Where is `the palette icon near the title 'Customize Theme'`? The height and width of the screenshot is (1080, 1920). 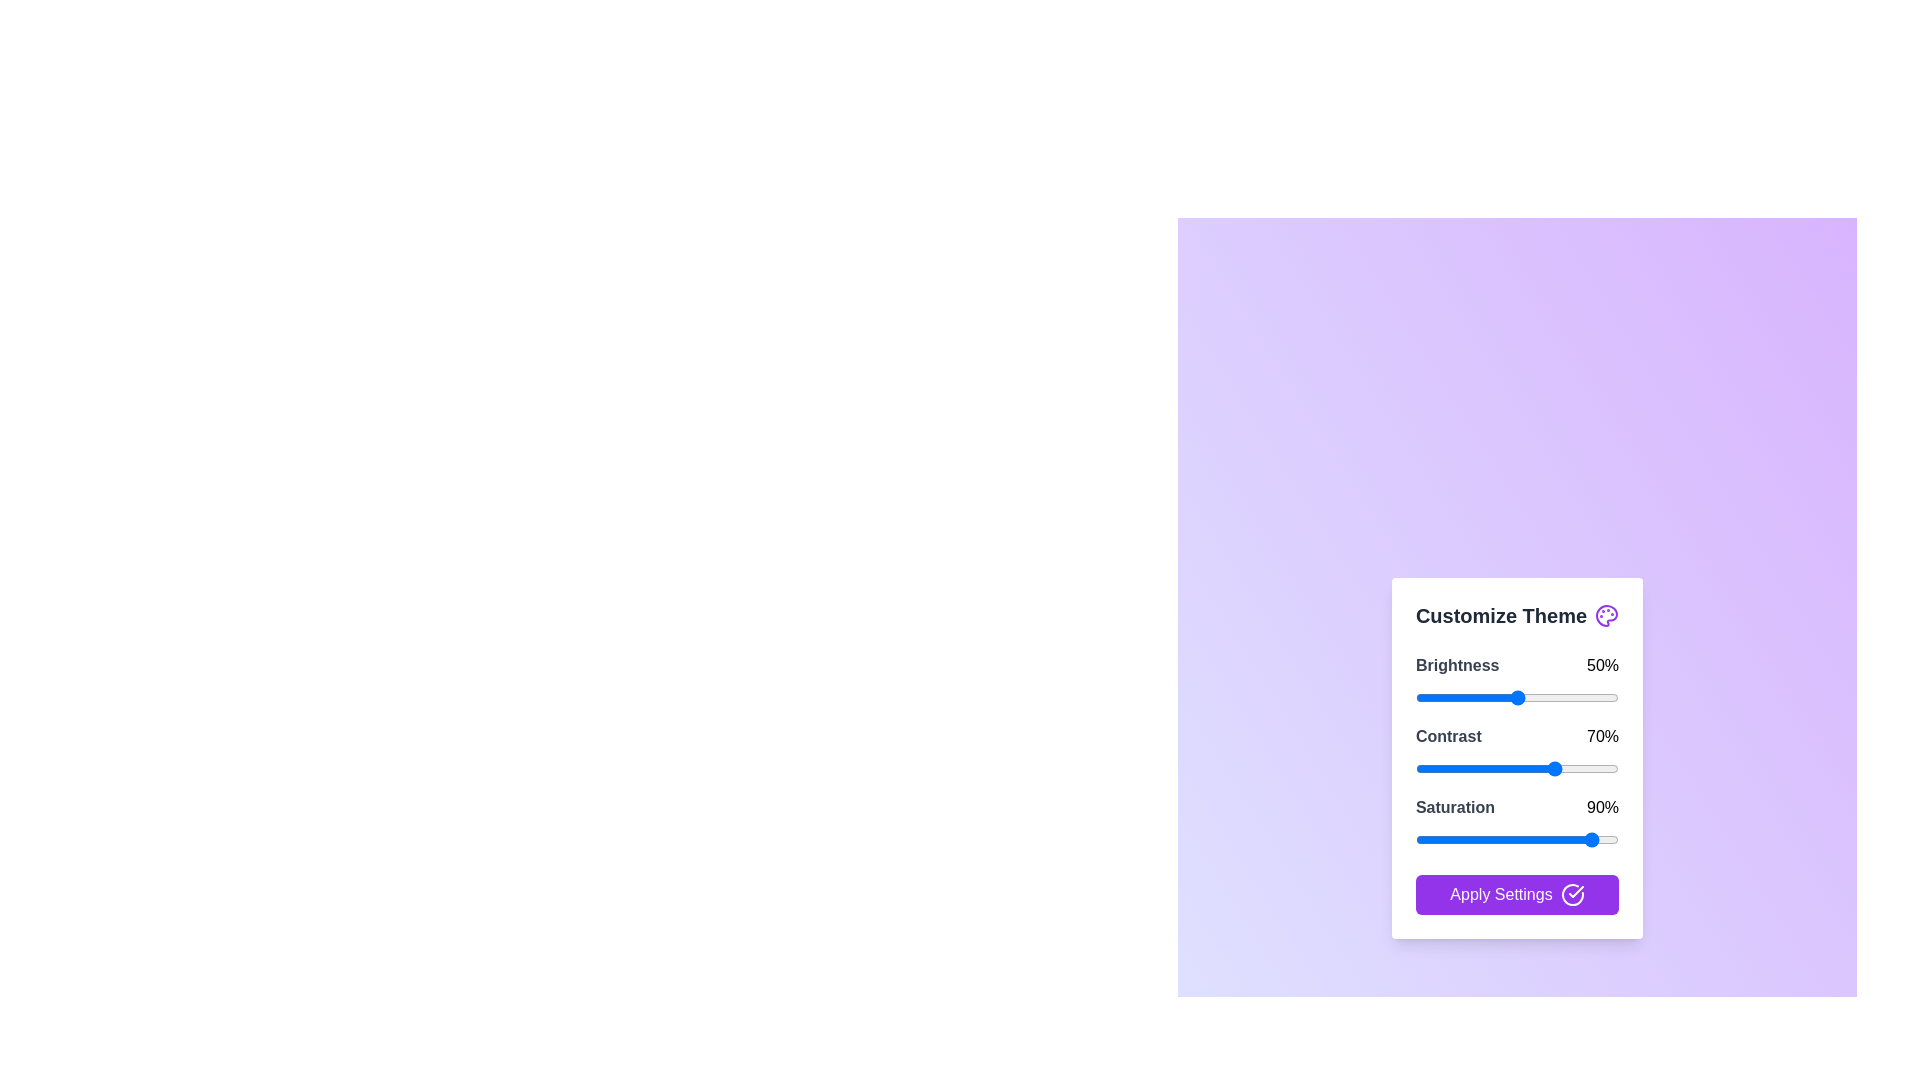 the palette icon near the title 'Customize Theme' is located at coordinates (1607, 613).